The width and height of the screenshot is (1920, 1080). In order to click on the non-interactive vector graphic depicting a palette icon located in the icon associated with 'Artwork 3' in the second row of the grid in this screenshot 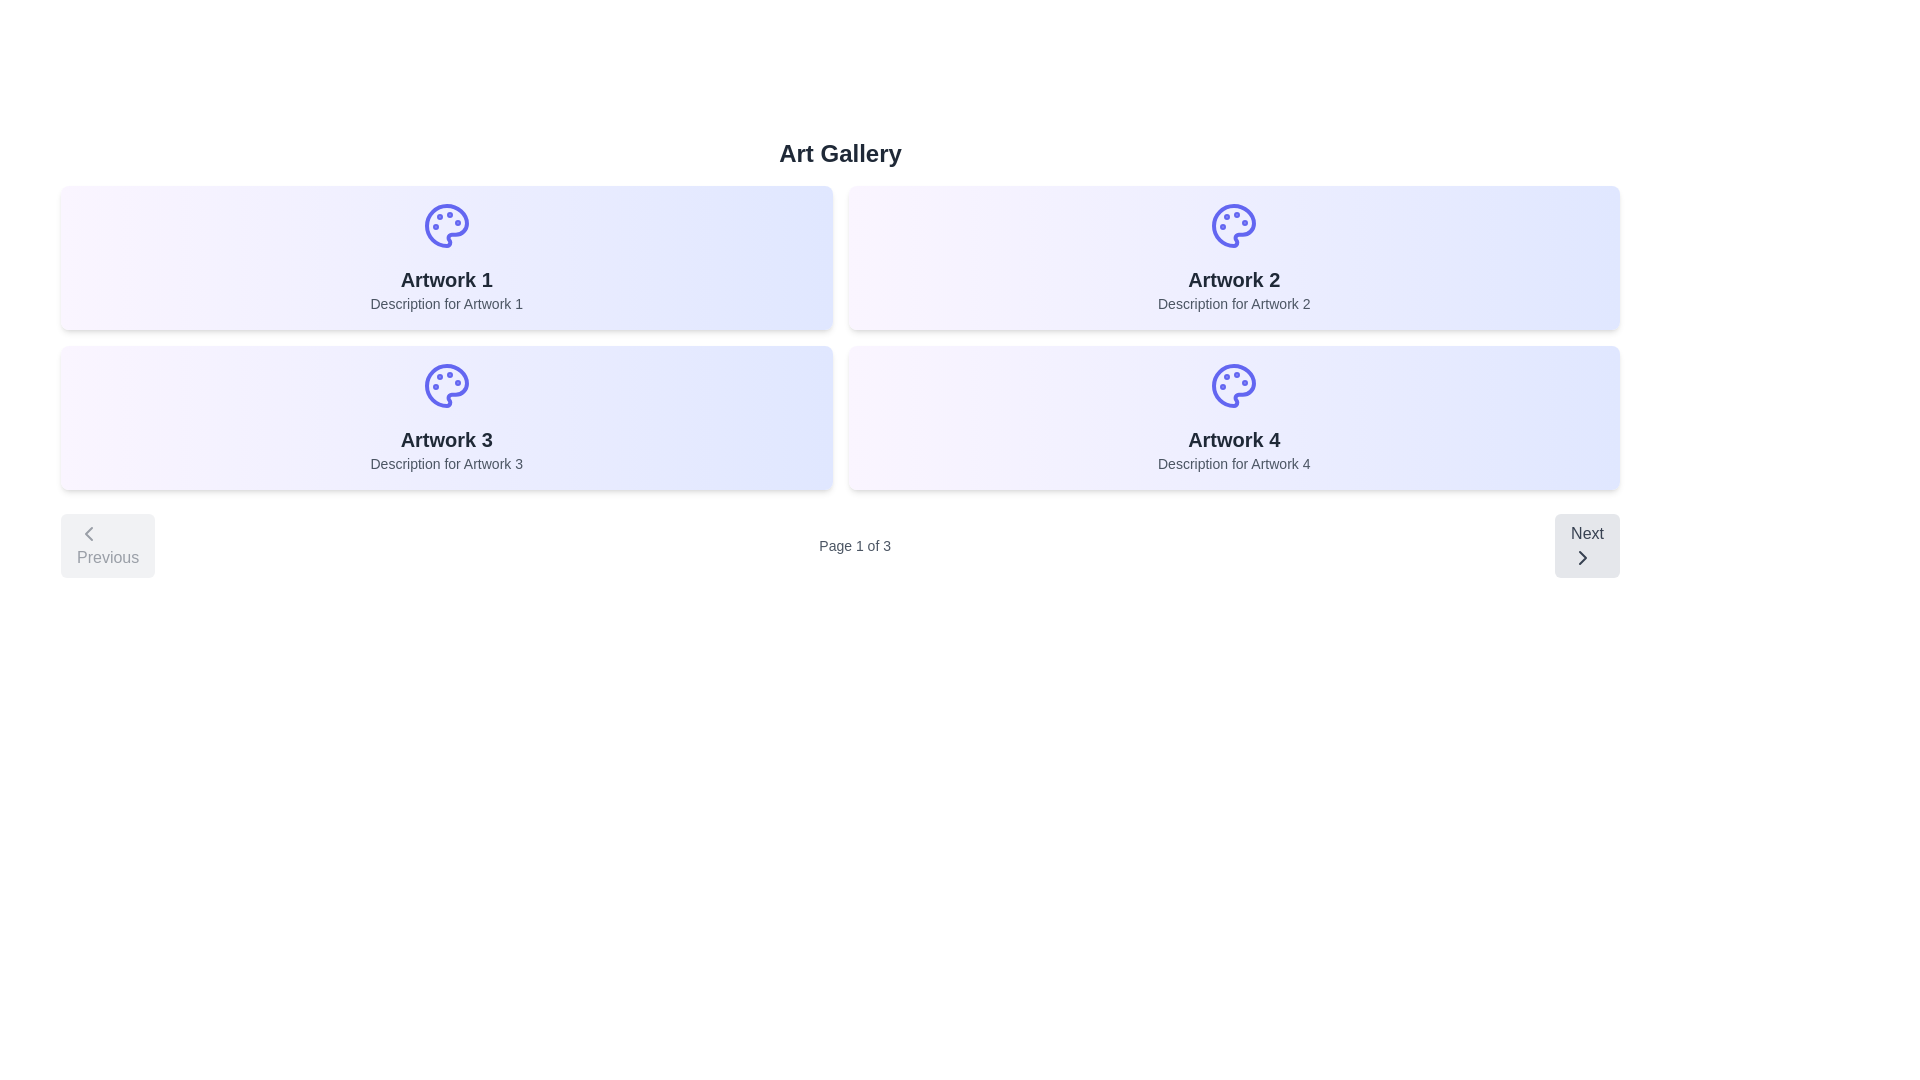, I will do `click(445, 385)`.